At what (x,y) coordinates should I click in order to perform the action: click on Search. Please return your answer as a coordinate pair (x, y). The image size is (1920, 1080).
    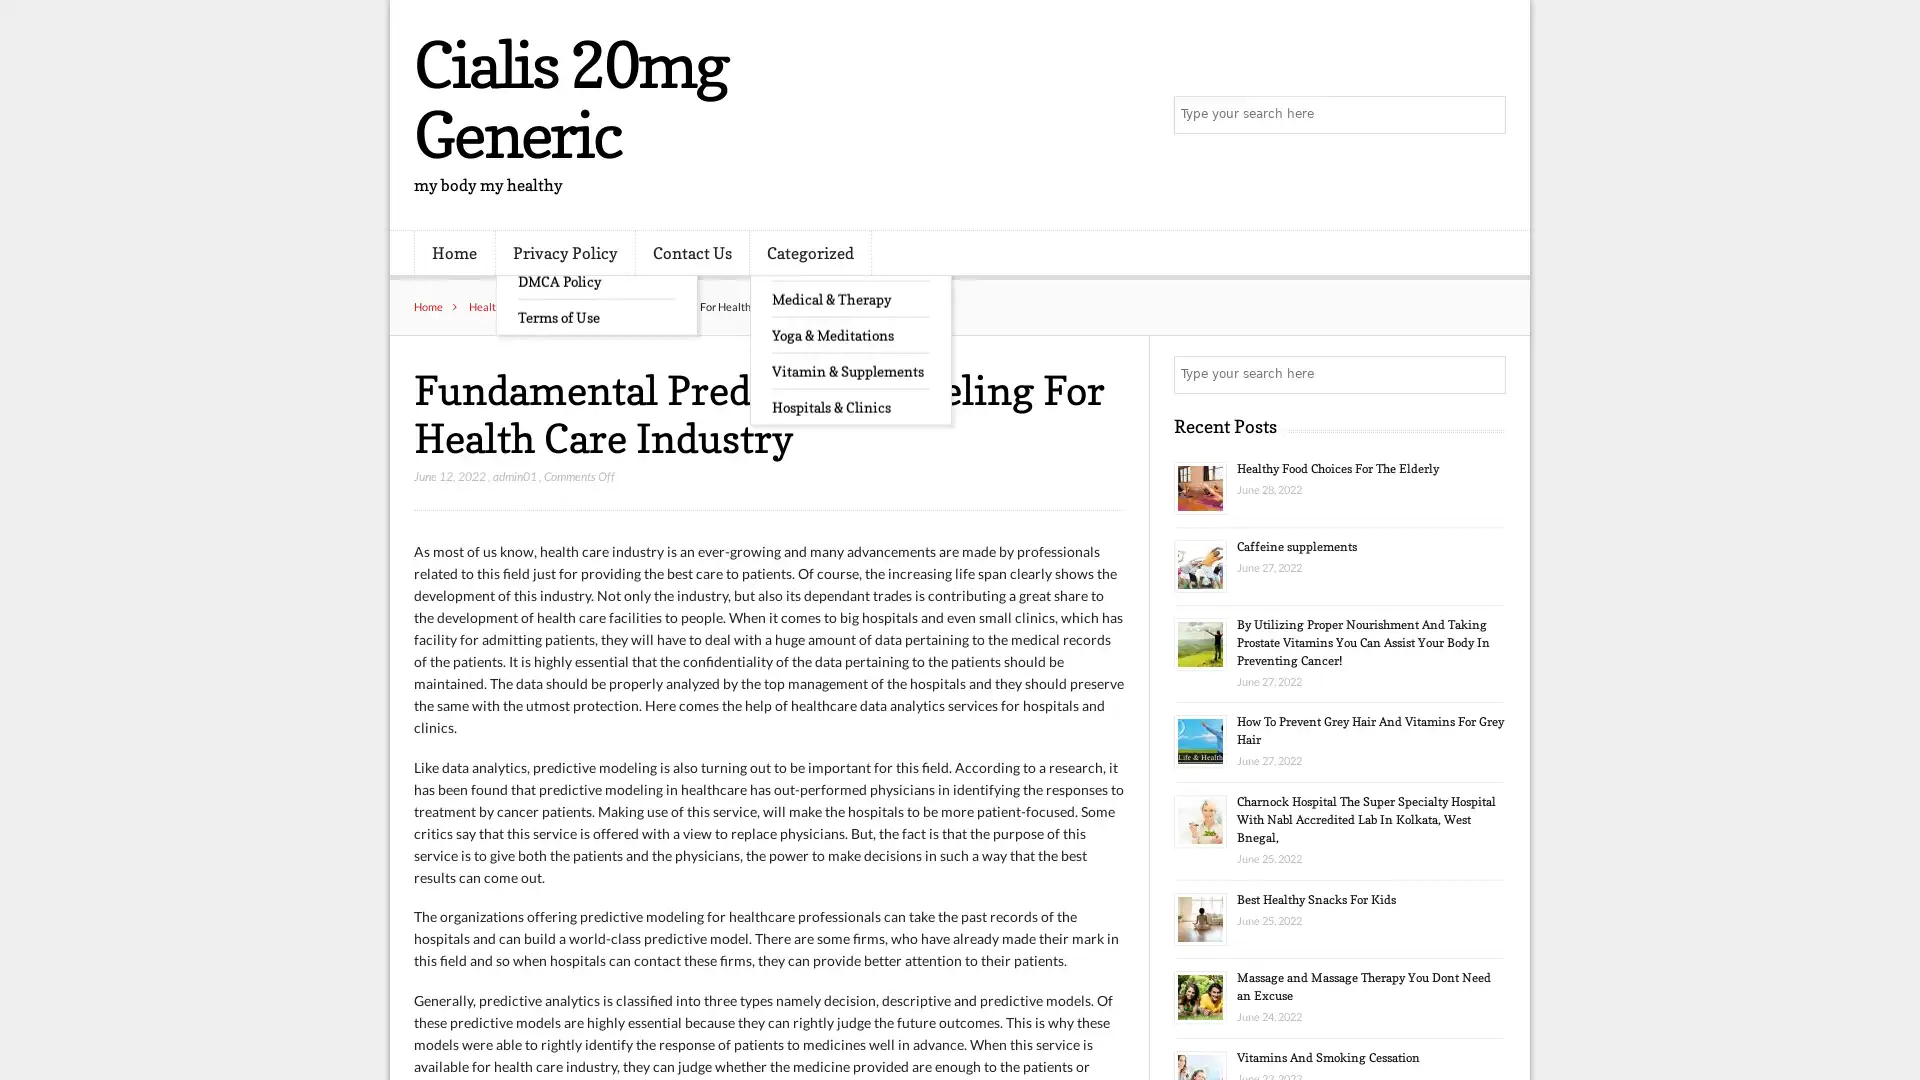
    Looking at the image, I should click on (1485, 374).